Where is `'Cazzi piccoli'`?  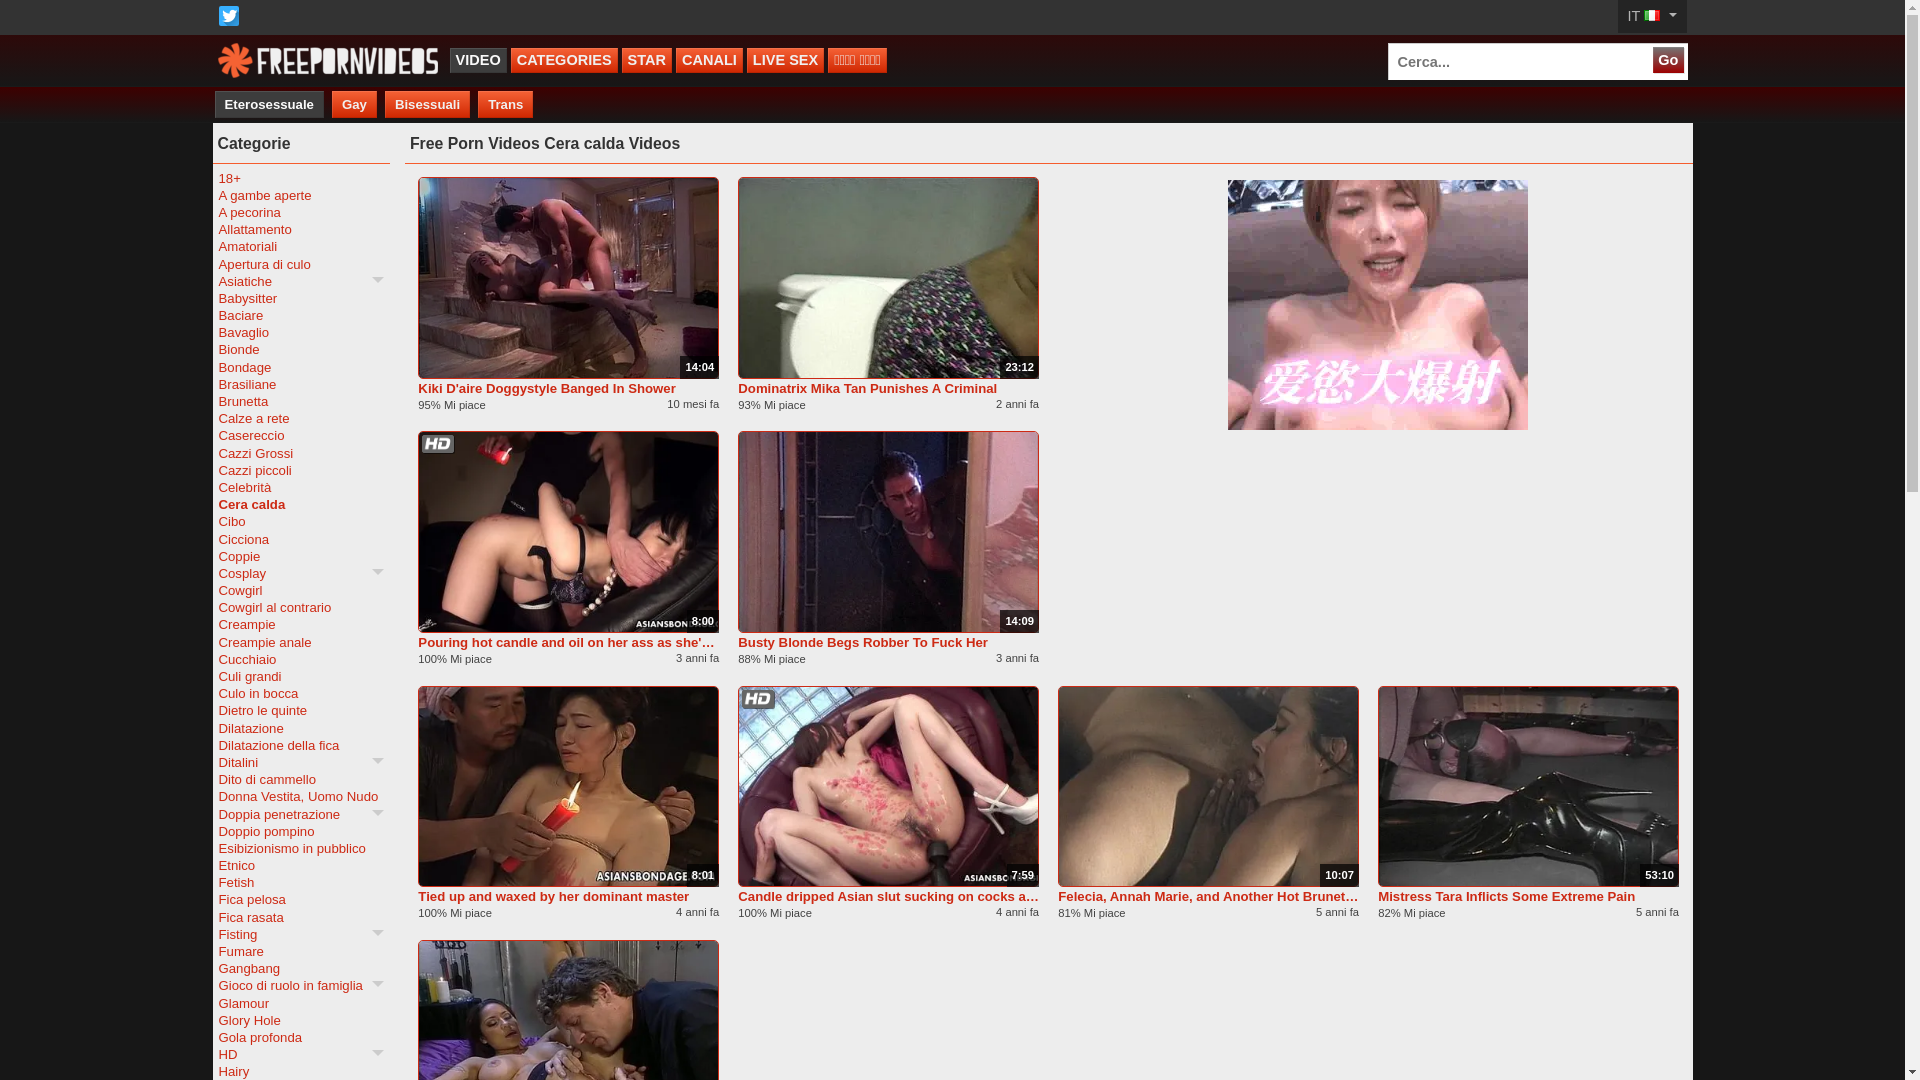
'Cazzi piccoli' is located at coordinates (300, 470).